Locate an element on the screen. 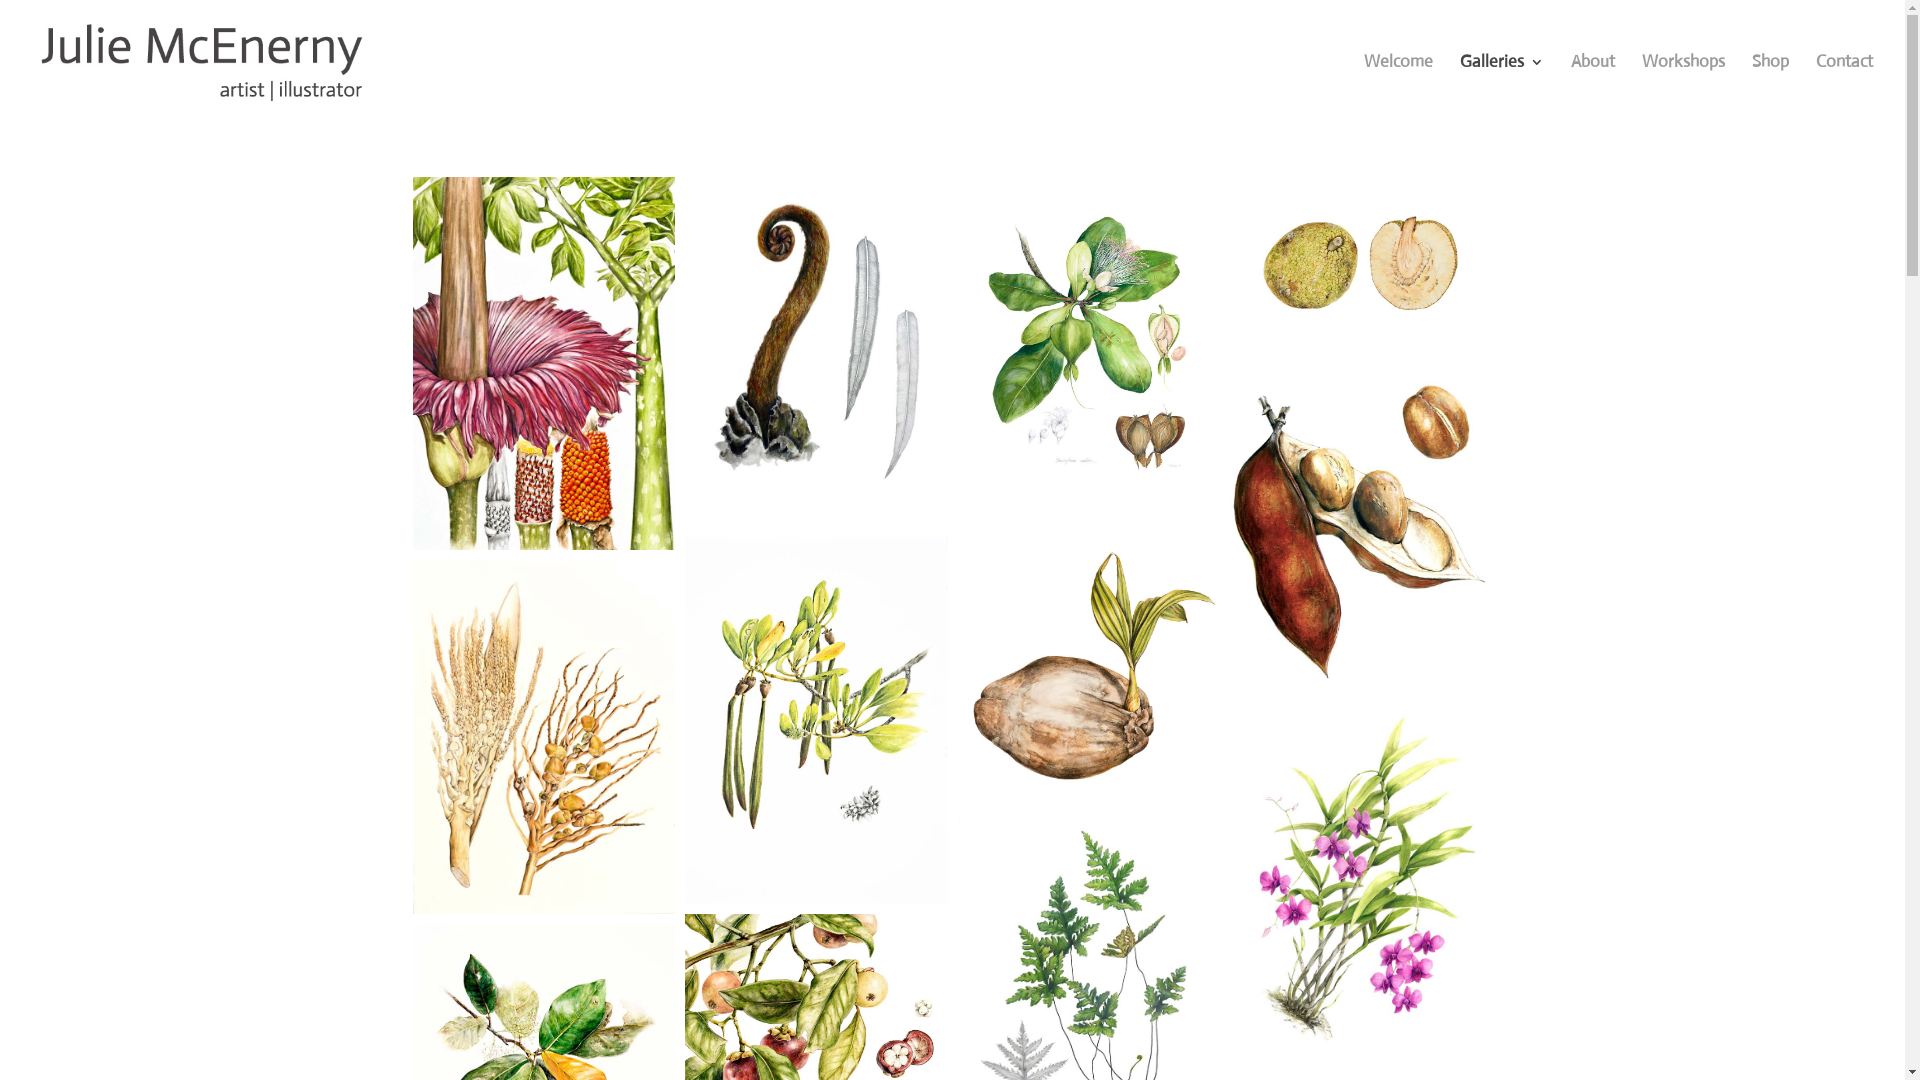  'Galleries' is located at coordinates (1502, 88).